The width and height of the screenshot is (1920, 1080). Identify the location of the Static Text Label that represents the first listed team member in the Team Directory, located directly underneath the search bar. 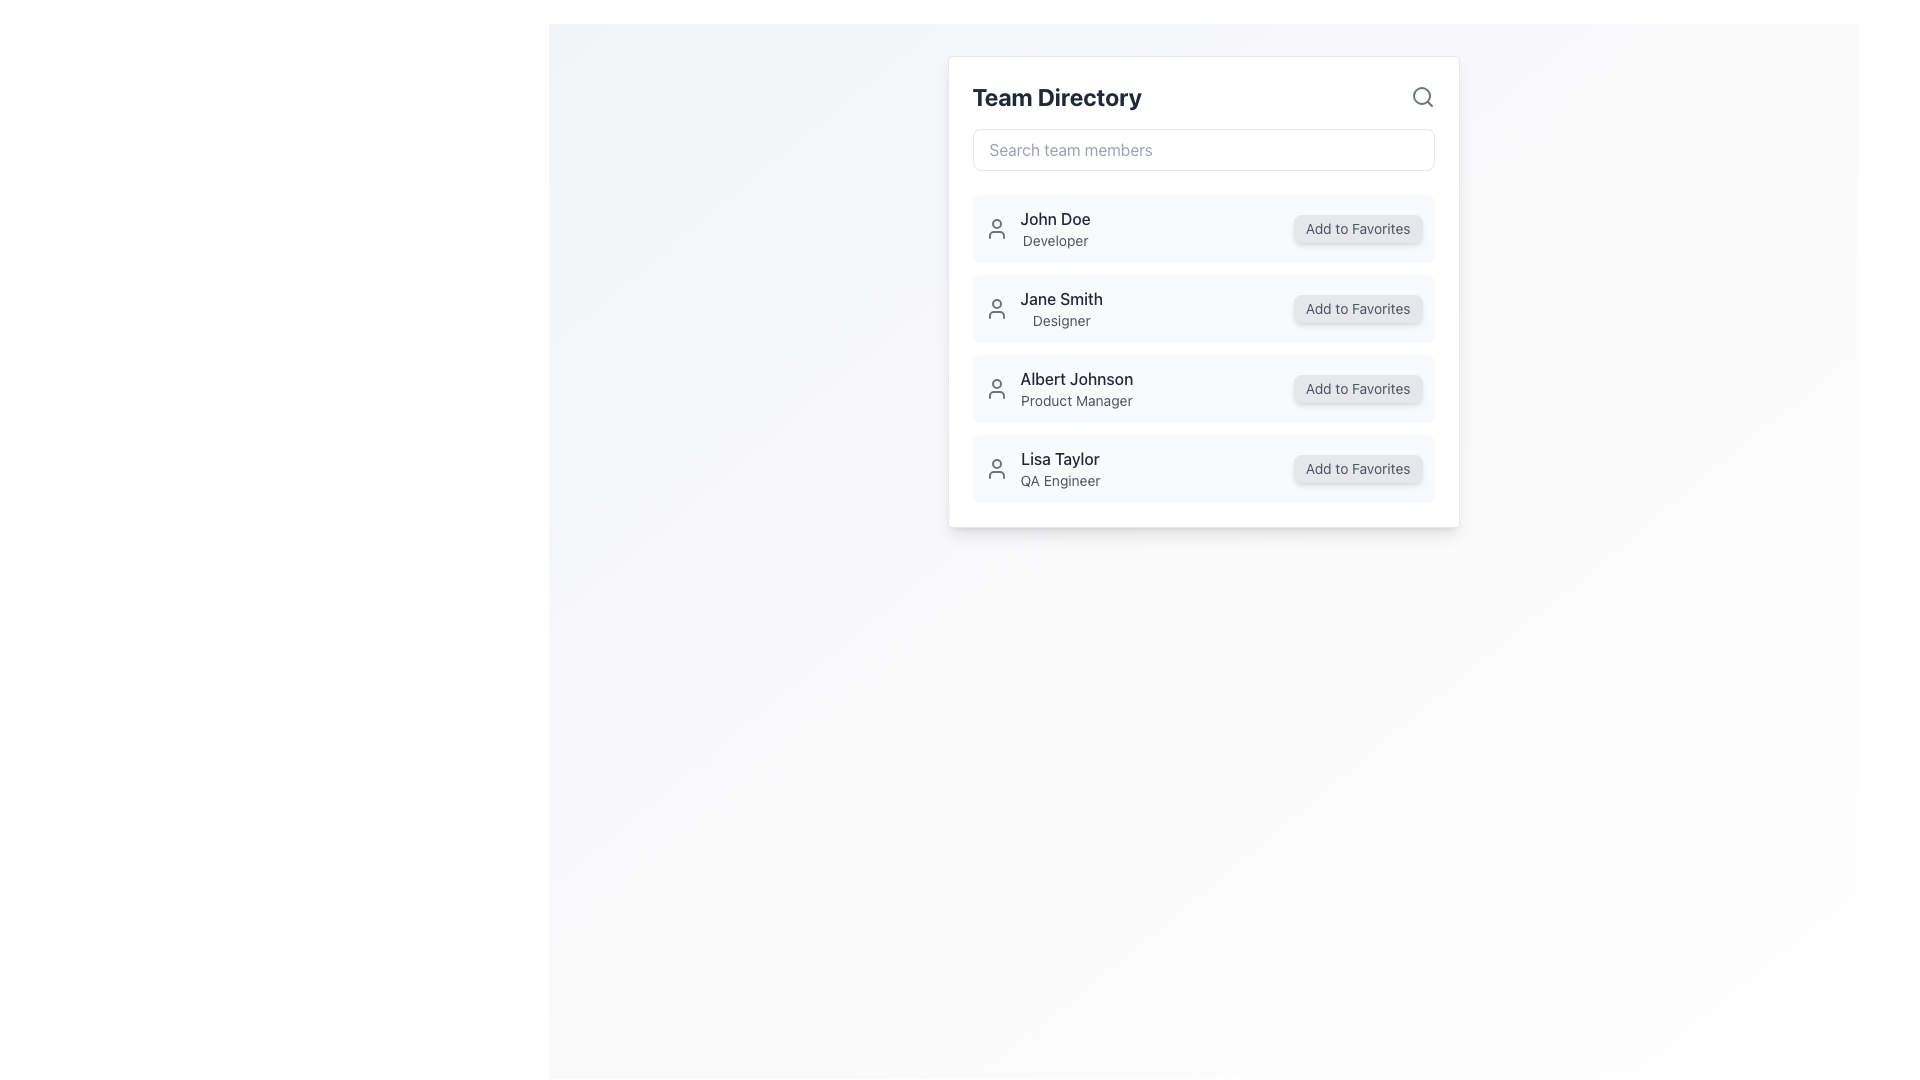
(1054, 219).